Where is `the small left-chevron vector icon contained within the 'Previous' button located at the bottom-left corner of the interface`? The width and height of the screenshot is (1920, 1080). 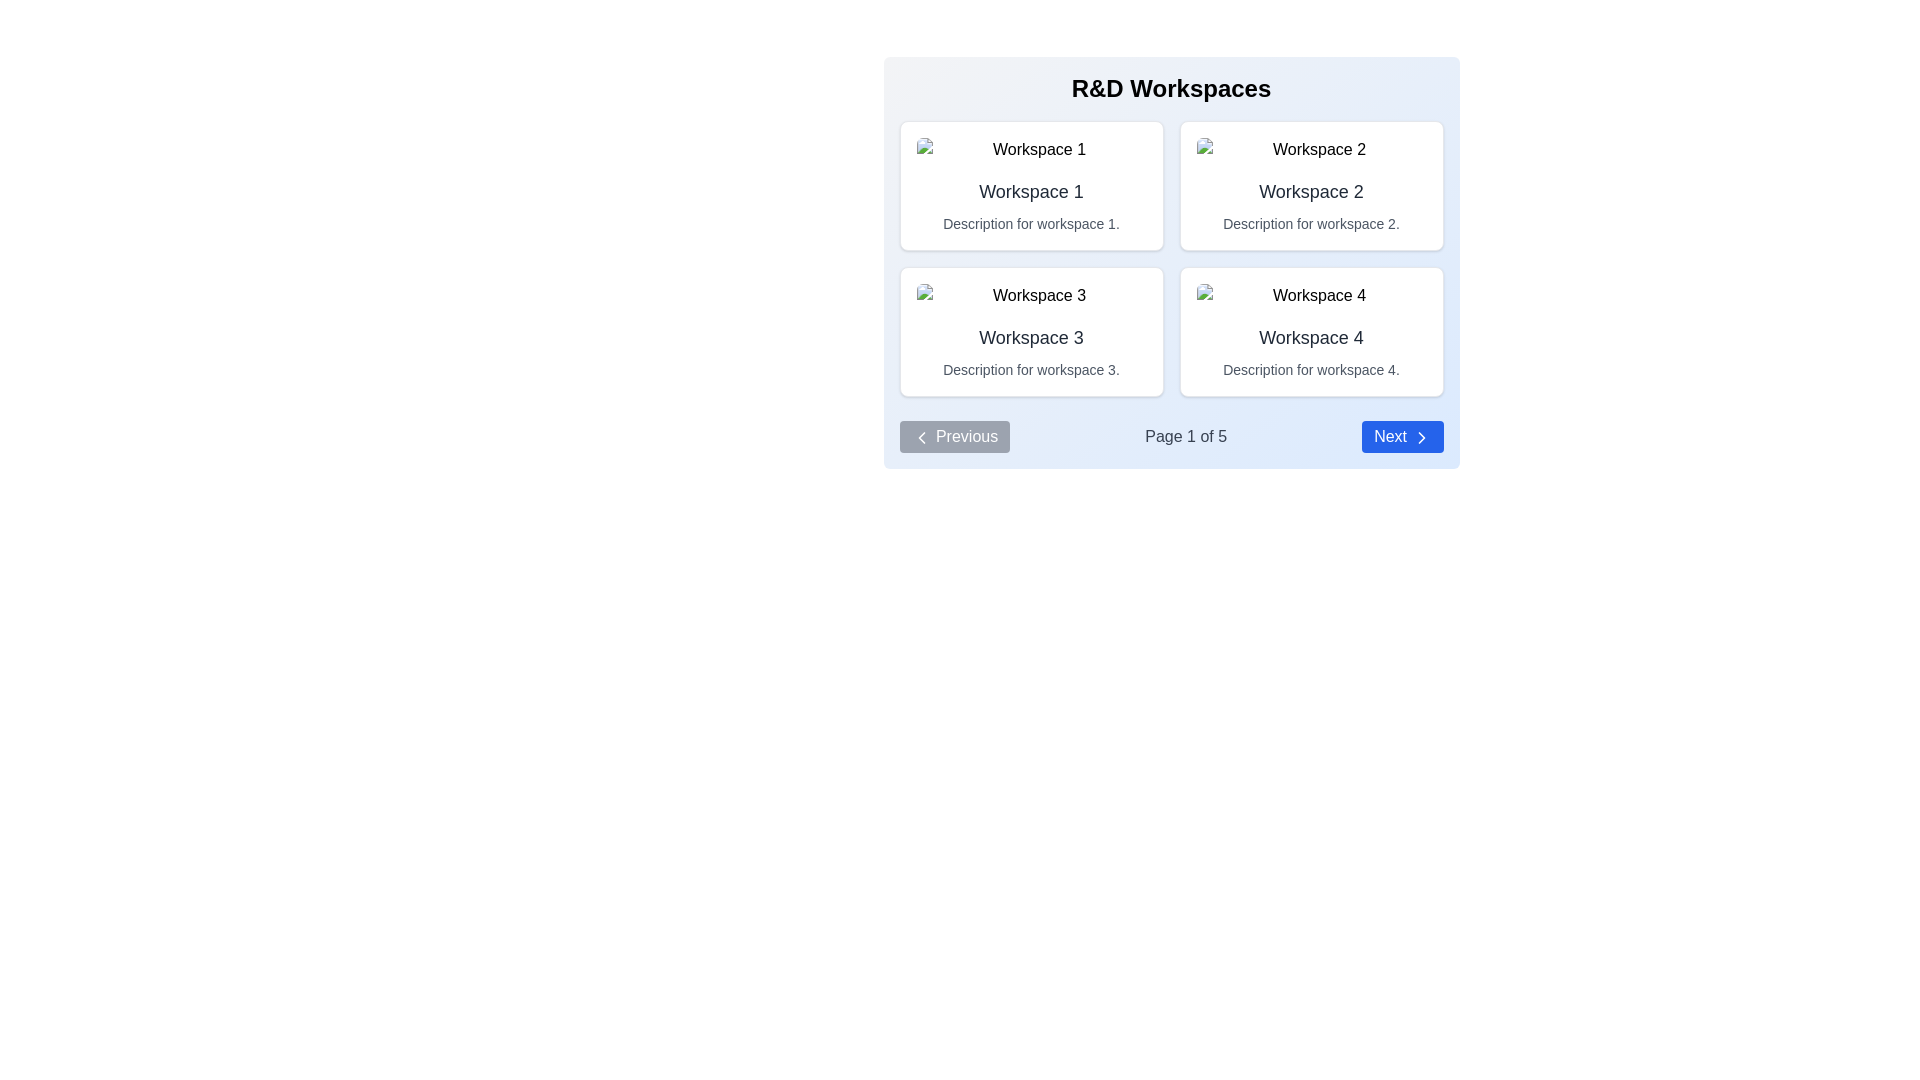
the small left-chevron vector icon contained within the 'Previous' button located at the bottom-left corner of the interface is located at coordinates (920, 436).